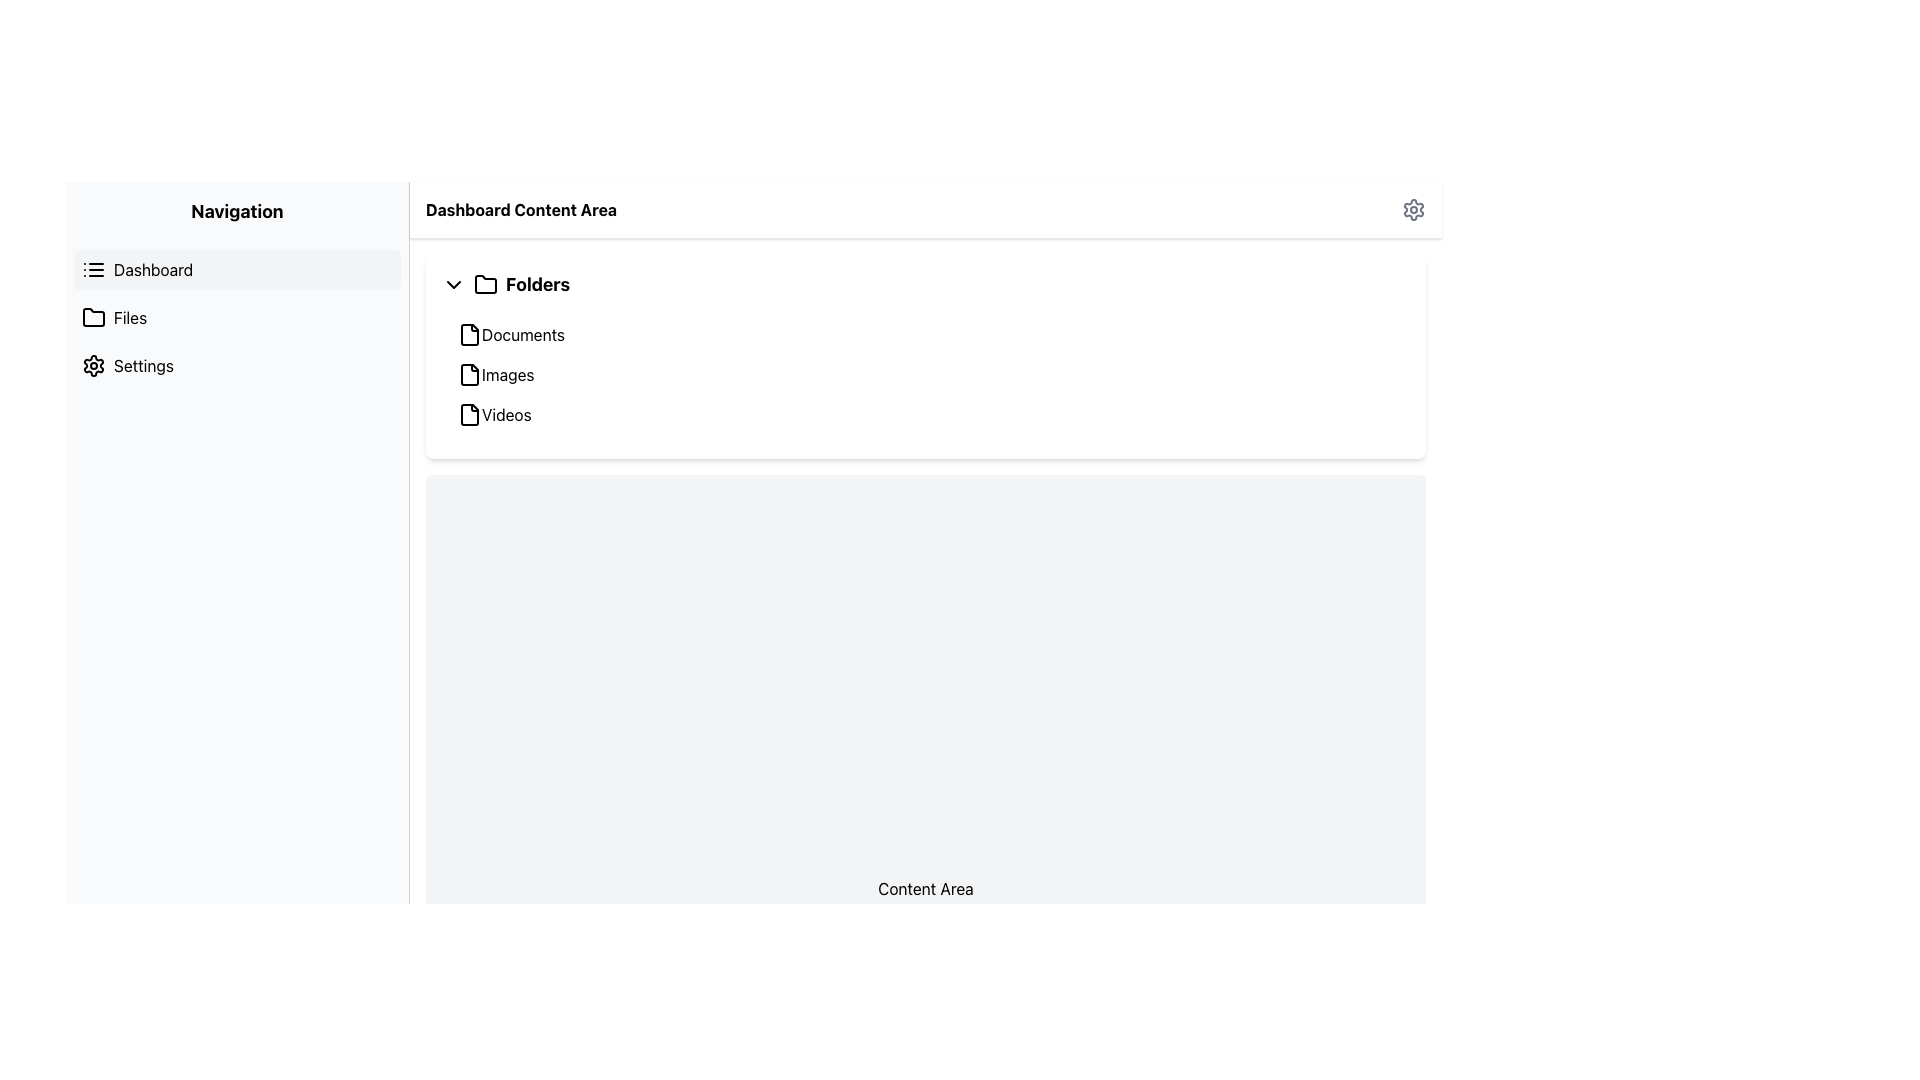 This screenshot has height=1080, width=1920. I want to click on the graphical icon representing a file or document type located in the 'Videos' clickable row in the 'Folders' section of the dashboard, which is the leftmost component before the 'Videos' label, so click(469, 414).